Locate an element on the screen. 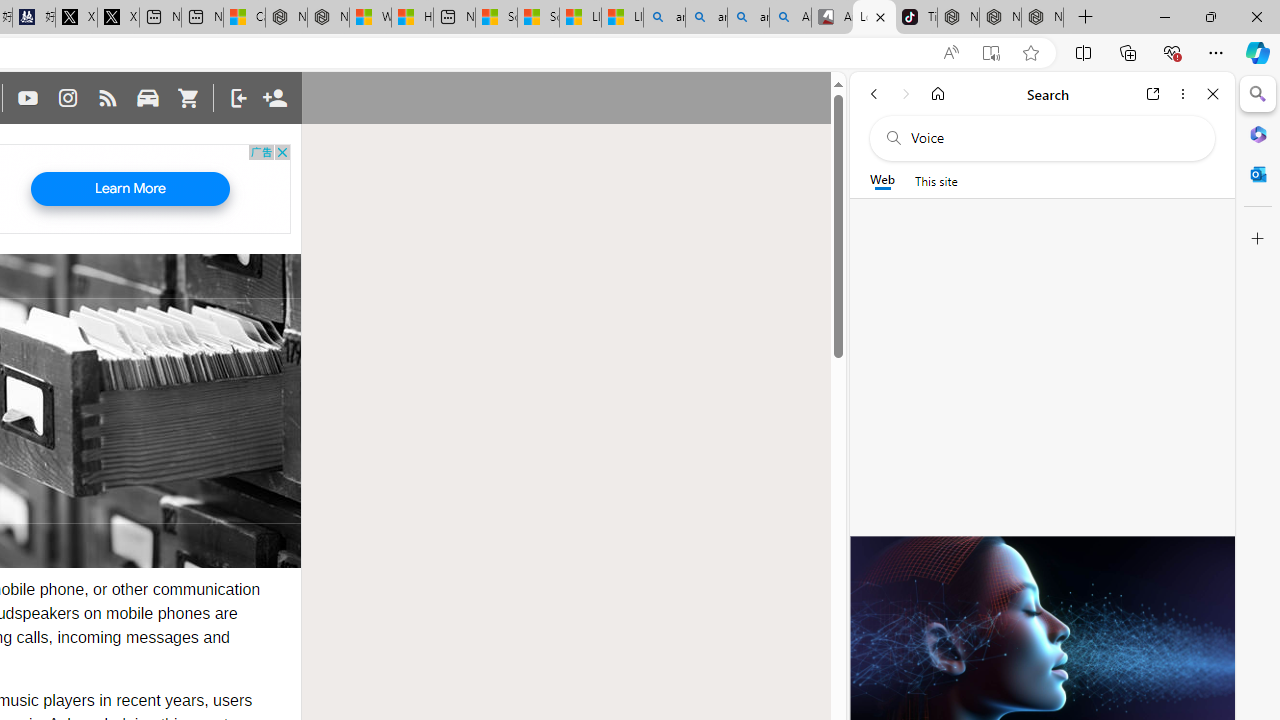 This screenshot has width=1280, height=720. 'Nordace Siena Pro 15 Backpack' is located at coordinates (1000, 17).